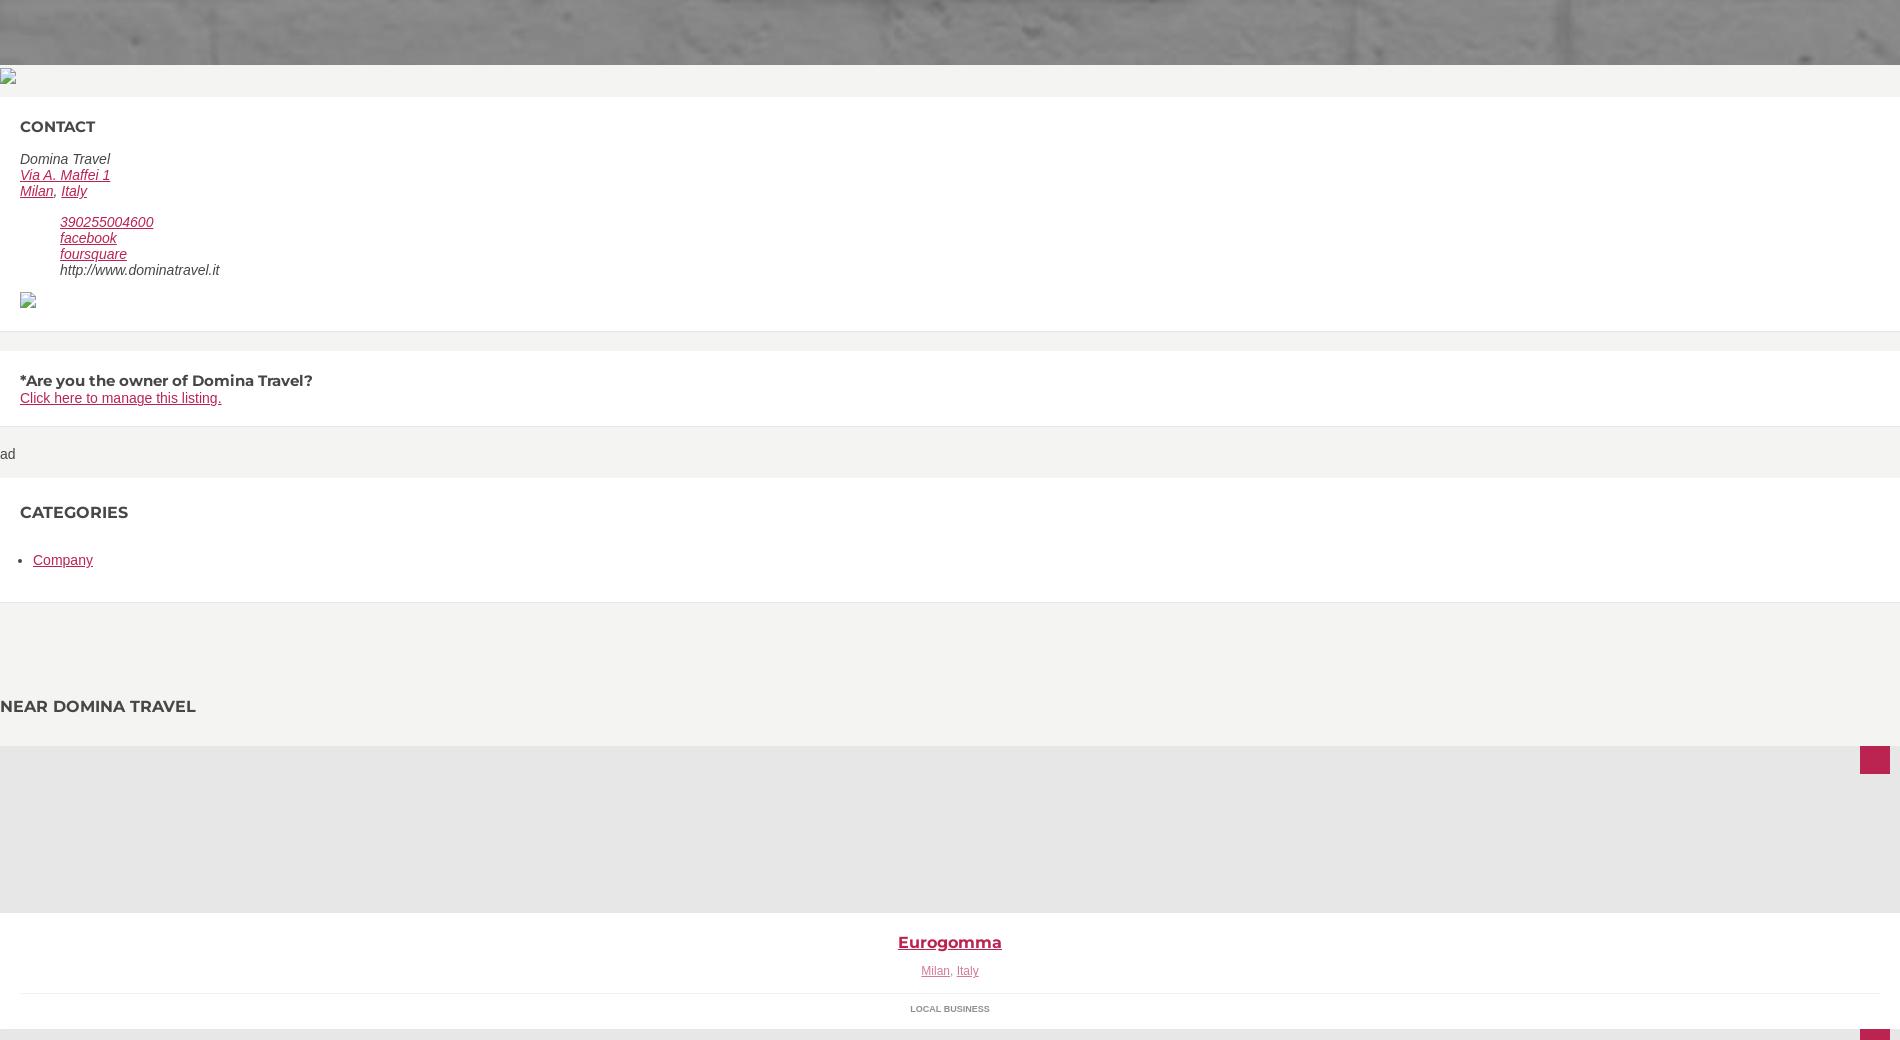 Image resolution: width=1900 pixels, height=1040 pixels. Describe the element at coordinates (7, 453) in the screenshot. I see `'ad'` at that location.